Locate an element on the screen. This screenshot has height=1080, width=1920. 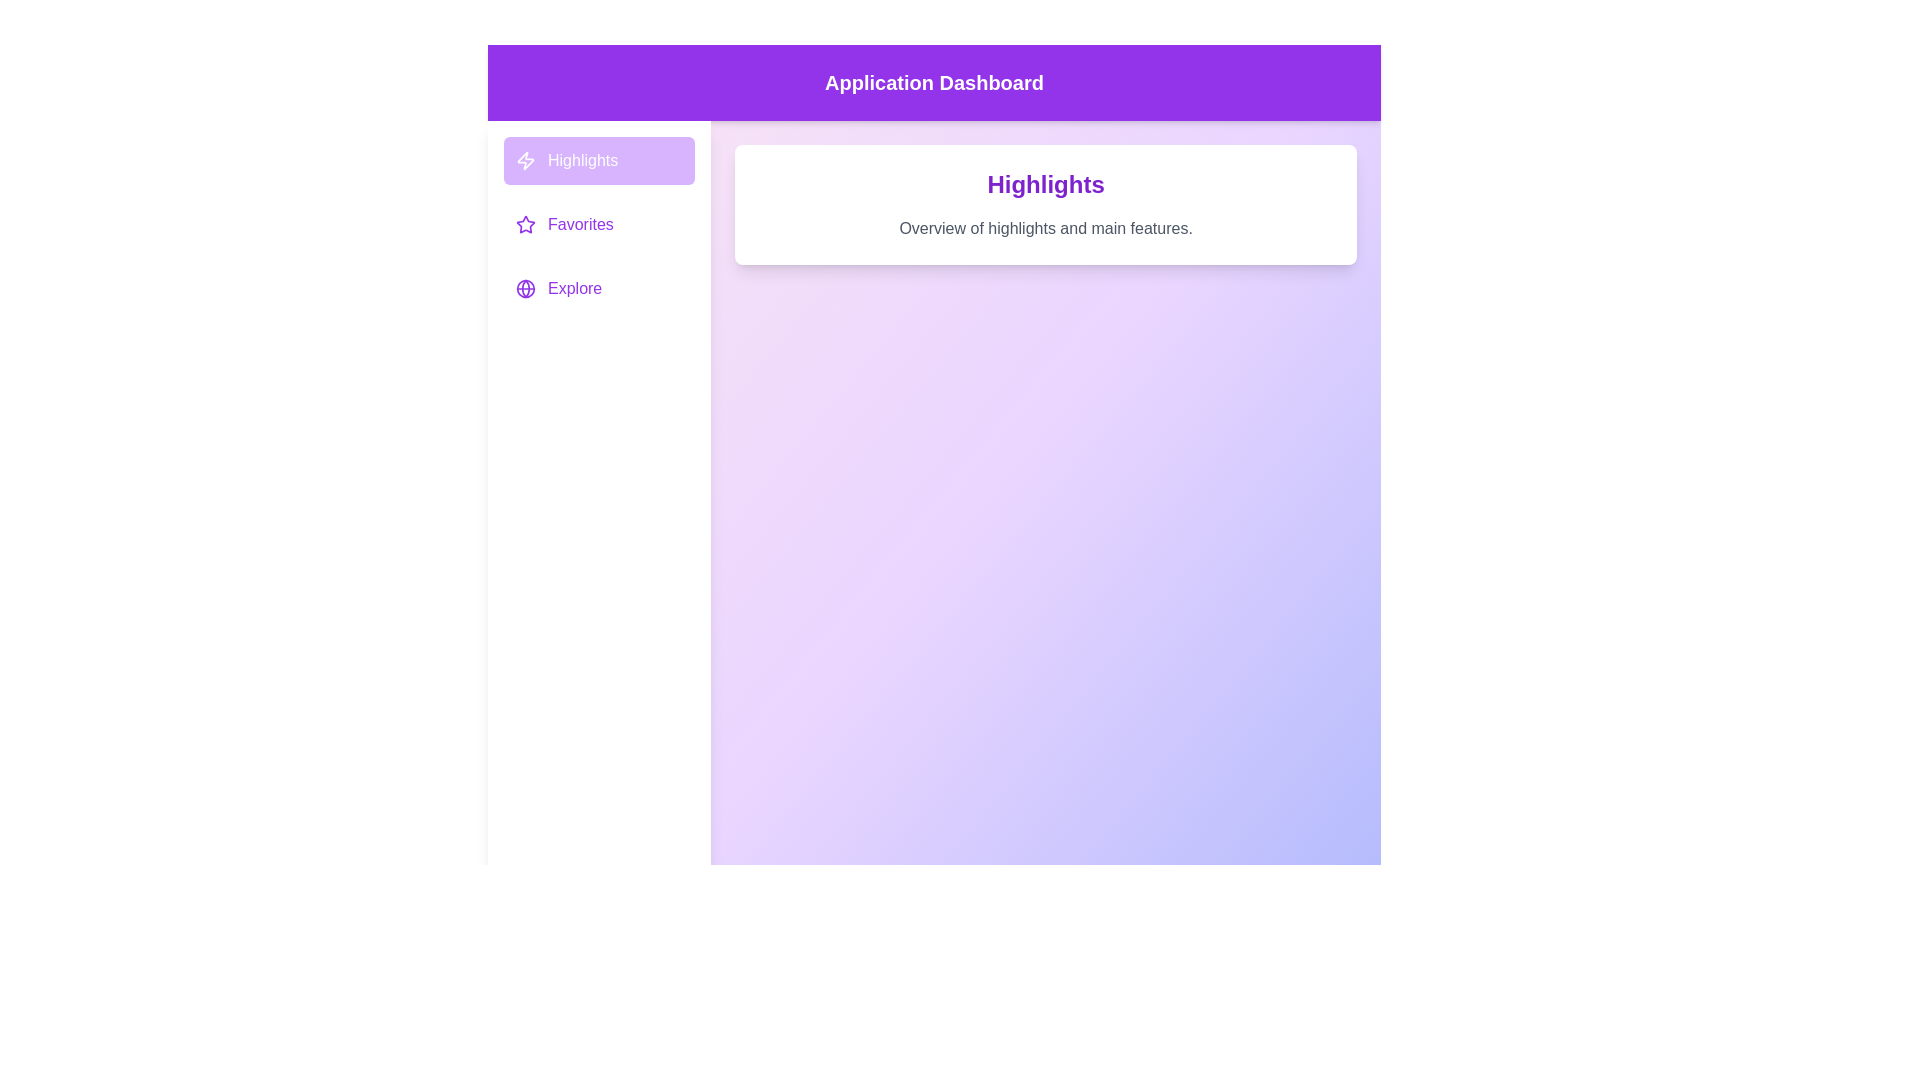
the menu item Favorites to view its corresponding content is located at coordinates (598, 224).